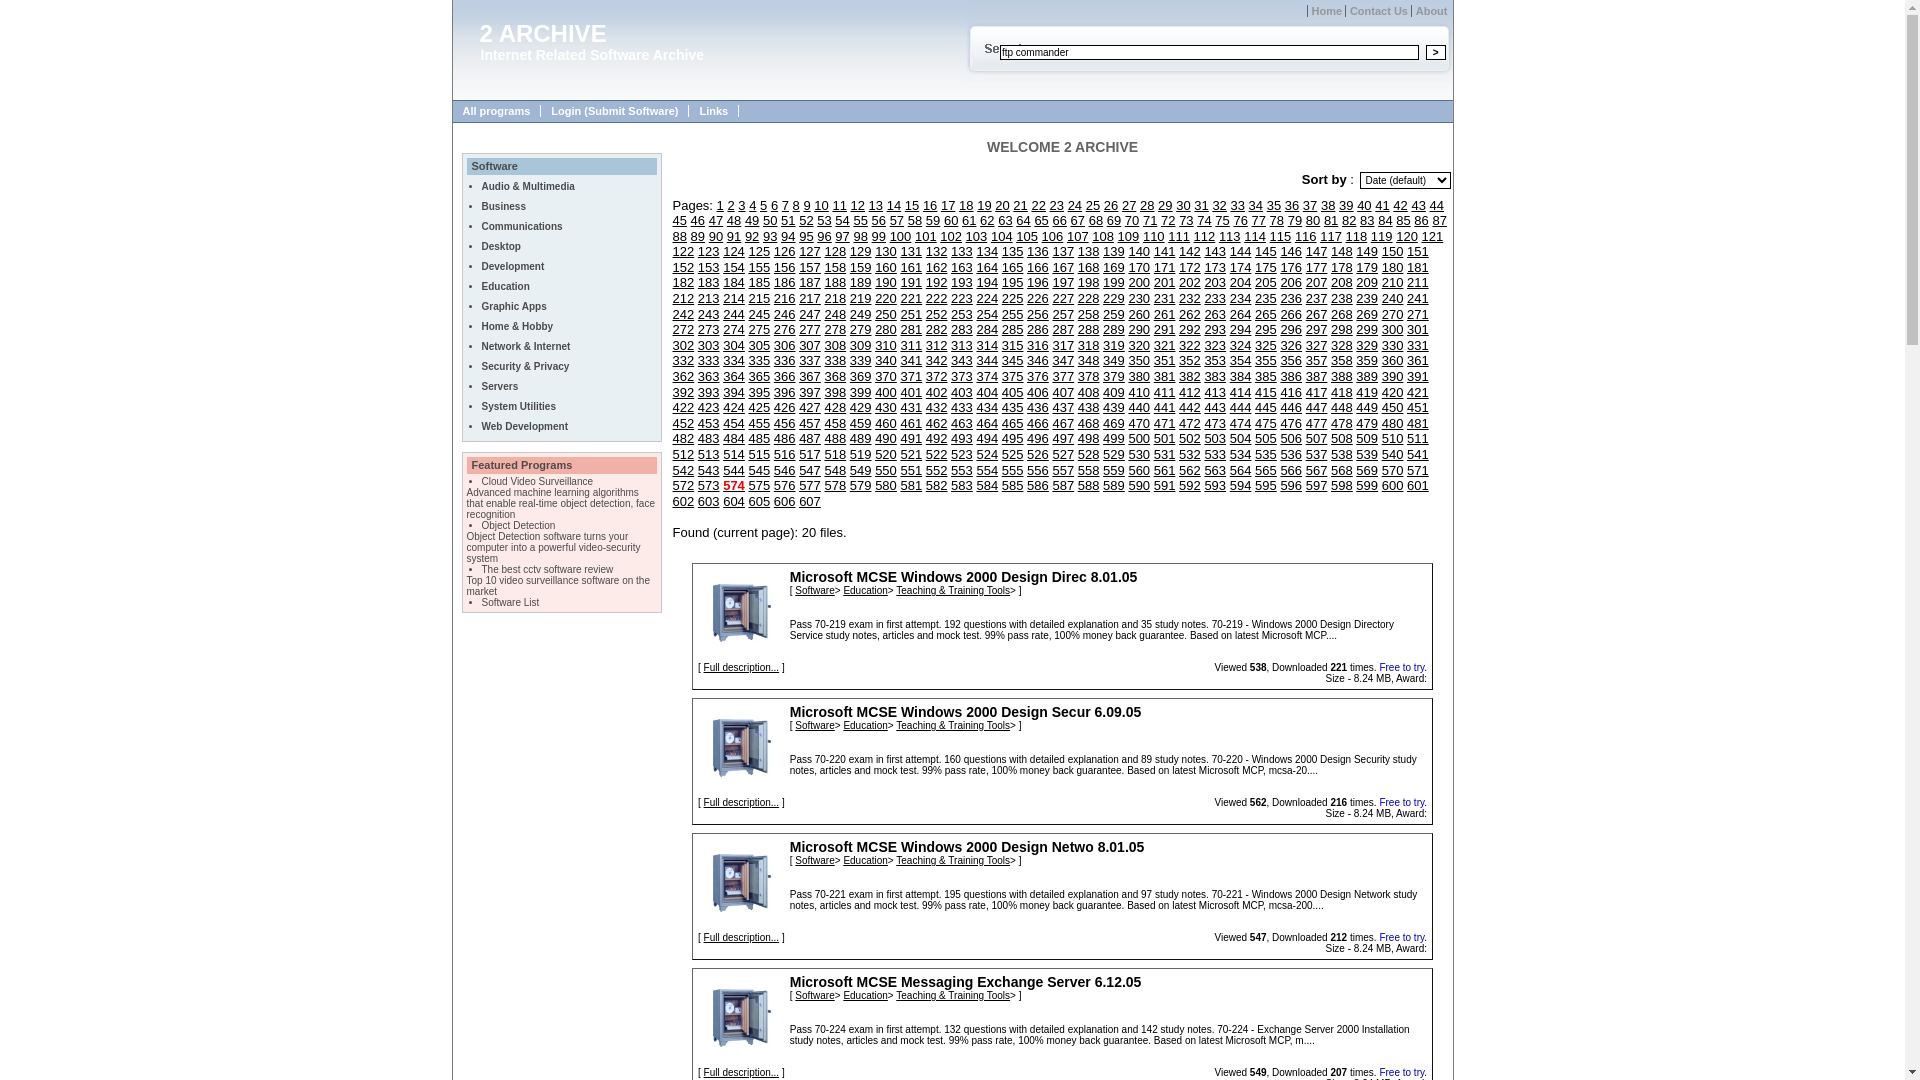  What do you see at coordinates (1391, 376) in the screenshot?
I see `'390'` at bounding box center [1391, 376].